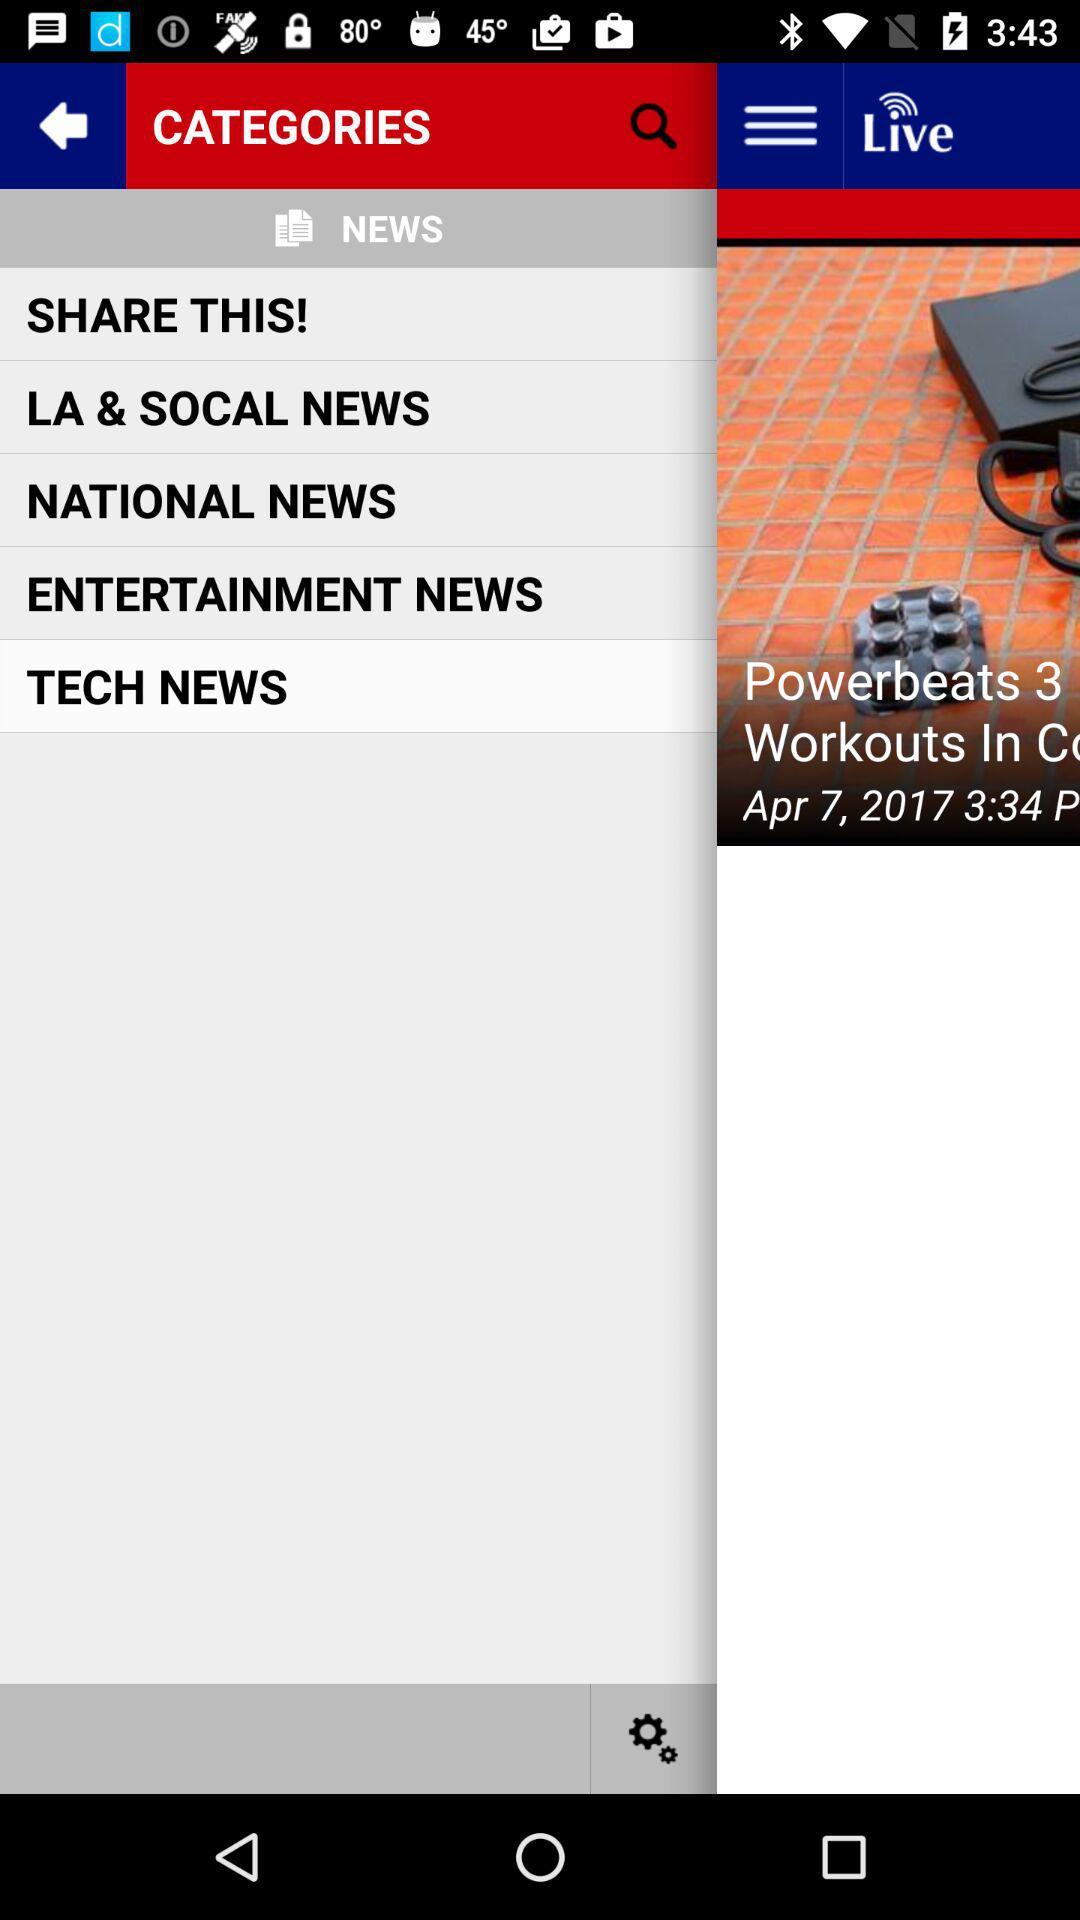  Describe the element at coordinates (906, 124) in the screenshot. I see `live option` at that location.